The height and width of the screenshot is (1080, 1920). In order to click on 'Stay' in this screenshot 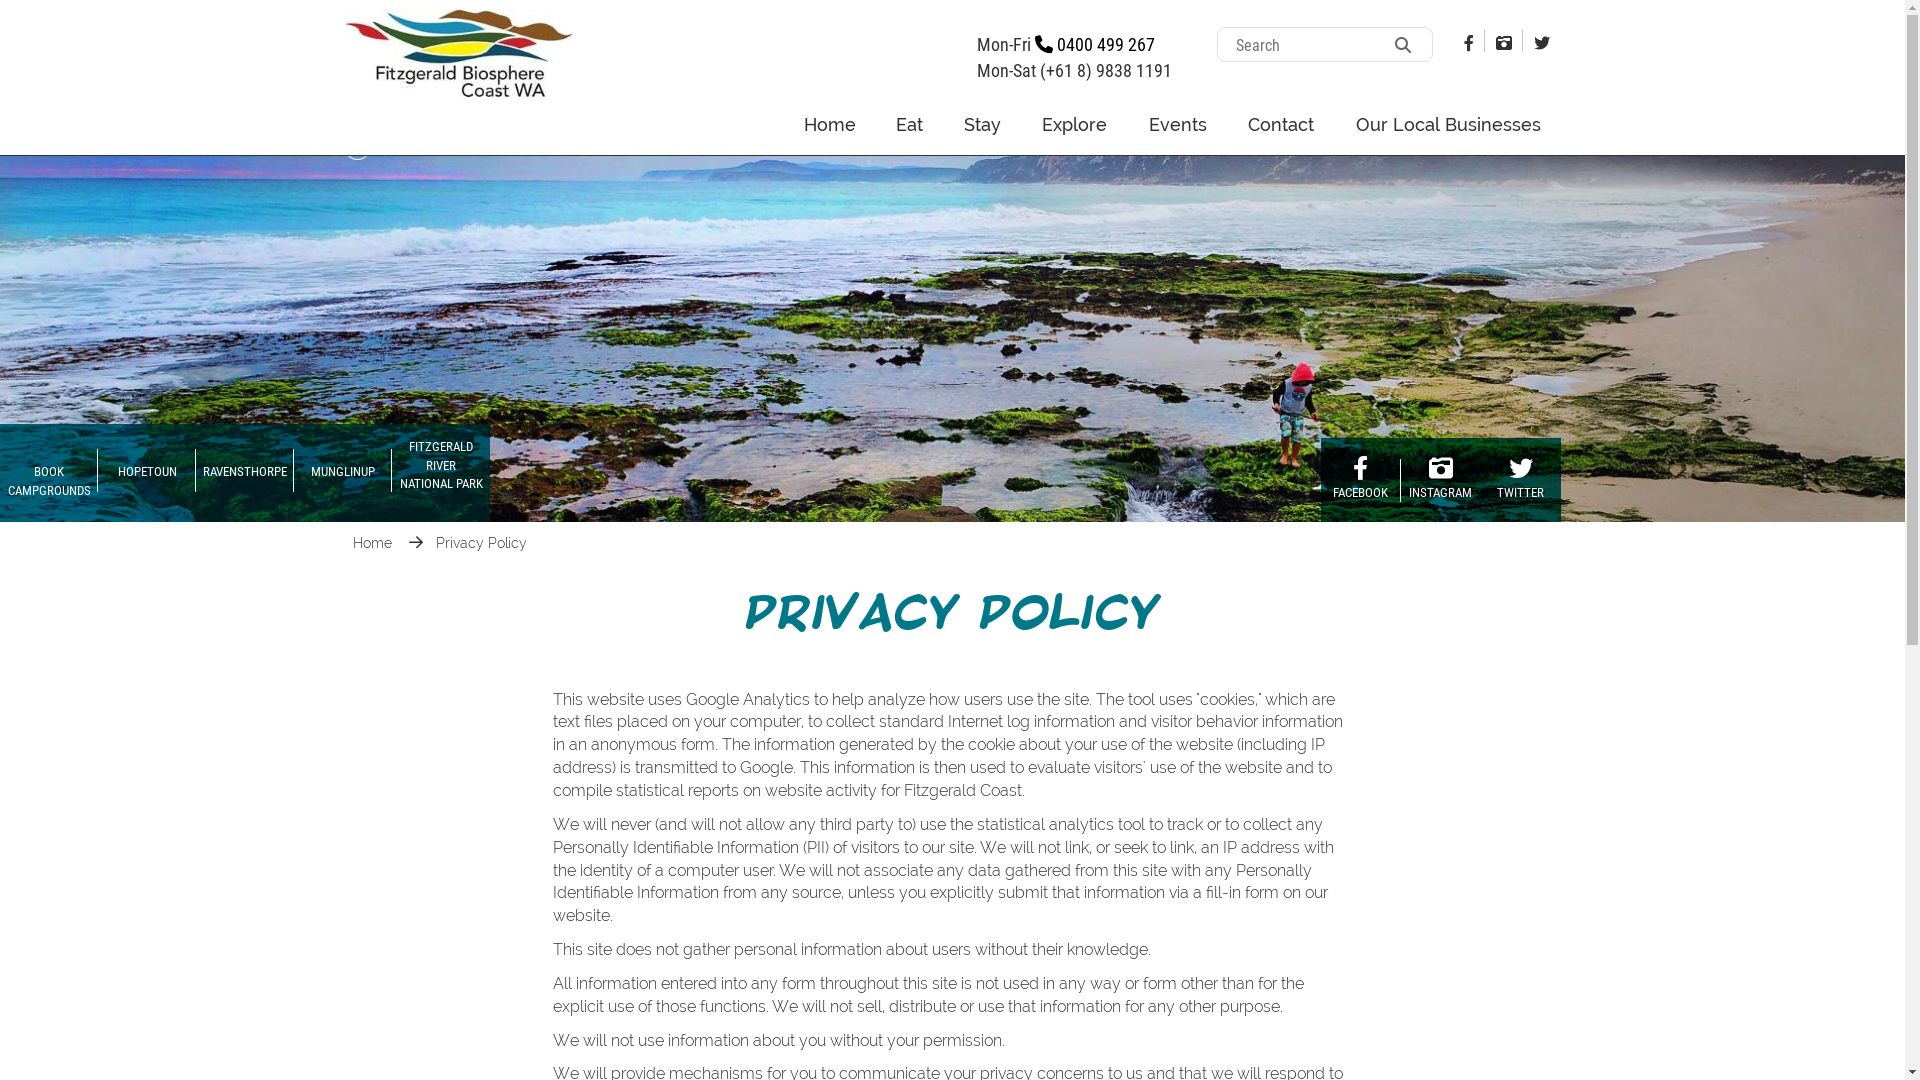, I will do `click(983, 124)`.